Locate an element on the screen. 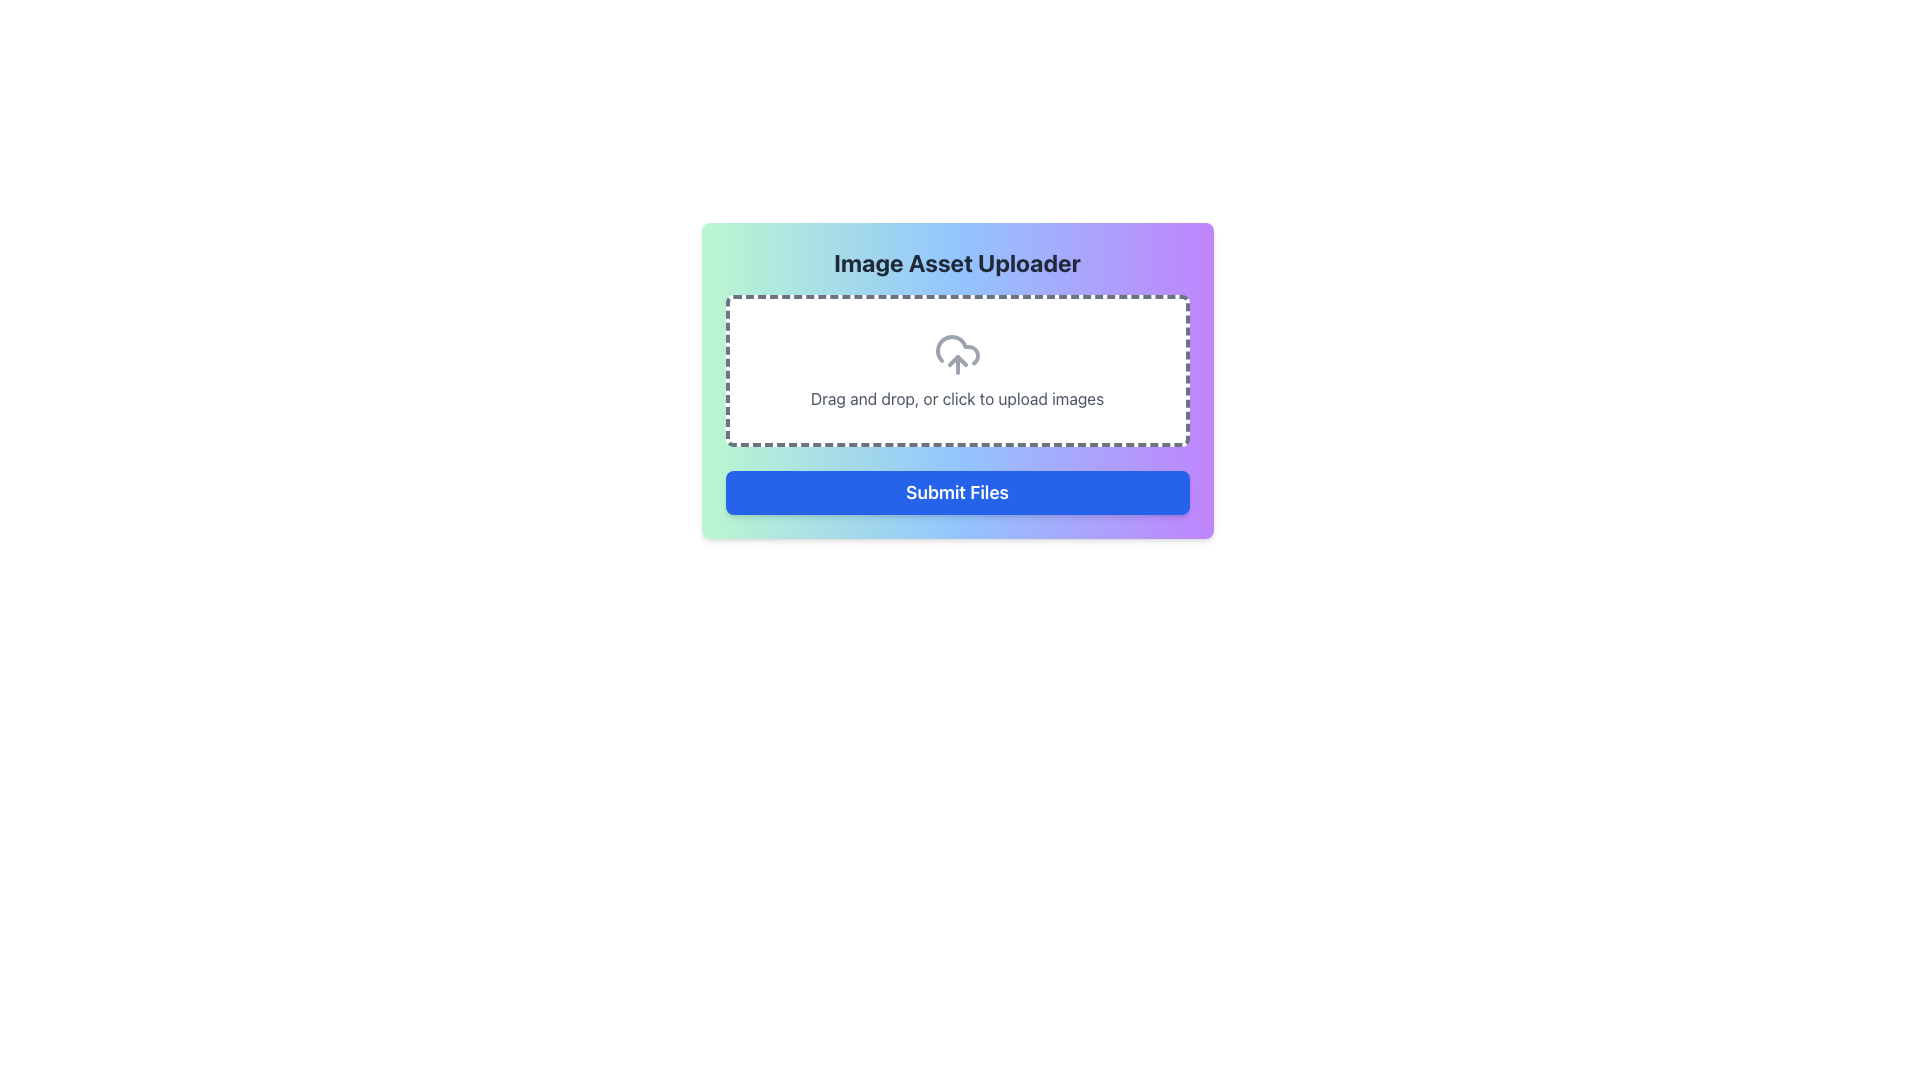  the Text Label that describes the image uploading interface, positioned at the top of its gradient-colored card, above the file upload area and the 'Submit Files' button is located at coordinates (956, 261).